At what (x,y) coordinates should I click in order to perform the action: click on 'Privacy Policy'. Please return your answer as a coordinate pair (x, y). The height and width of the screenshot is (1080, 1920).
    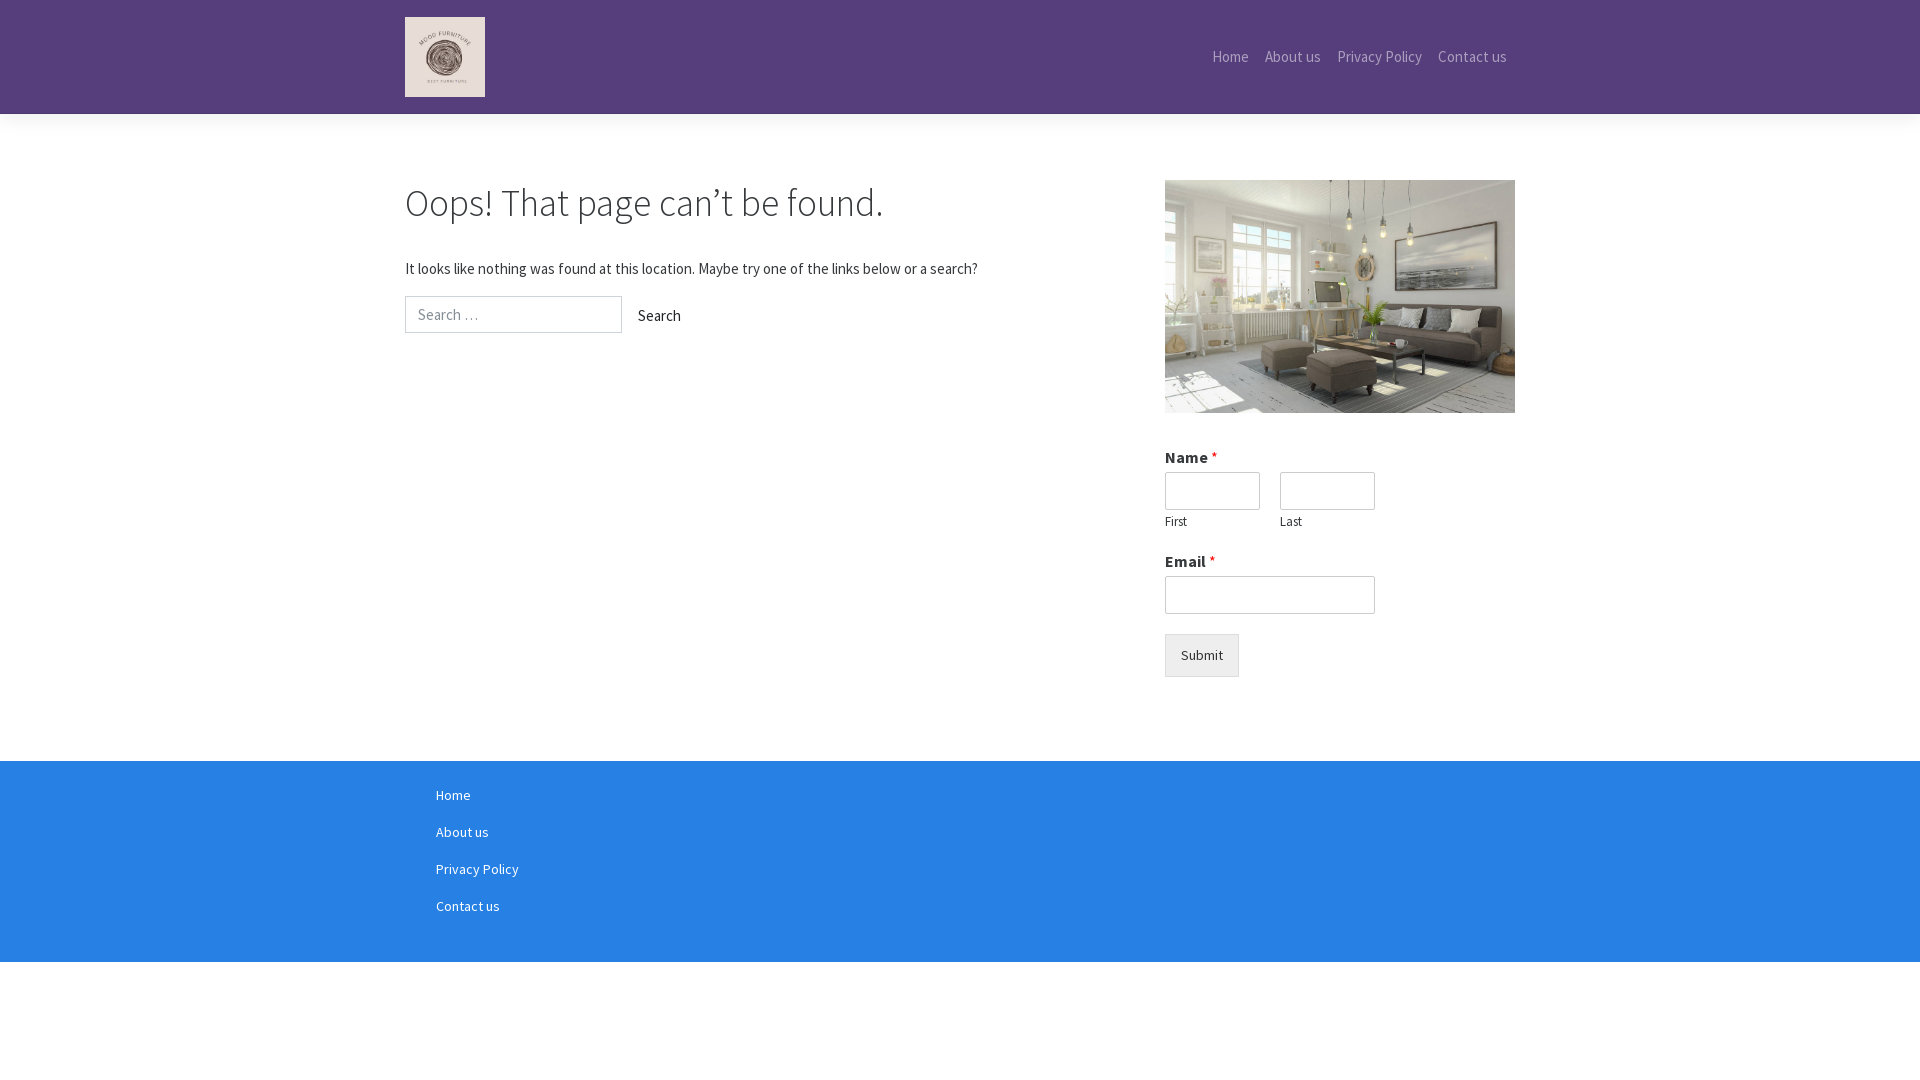
    Looking at the image, I should click on (589, 868).